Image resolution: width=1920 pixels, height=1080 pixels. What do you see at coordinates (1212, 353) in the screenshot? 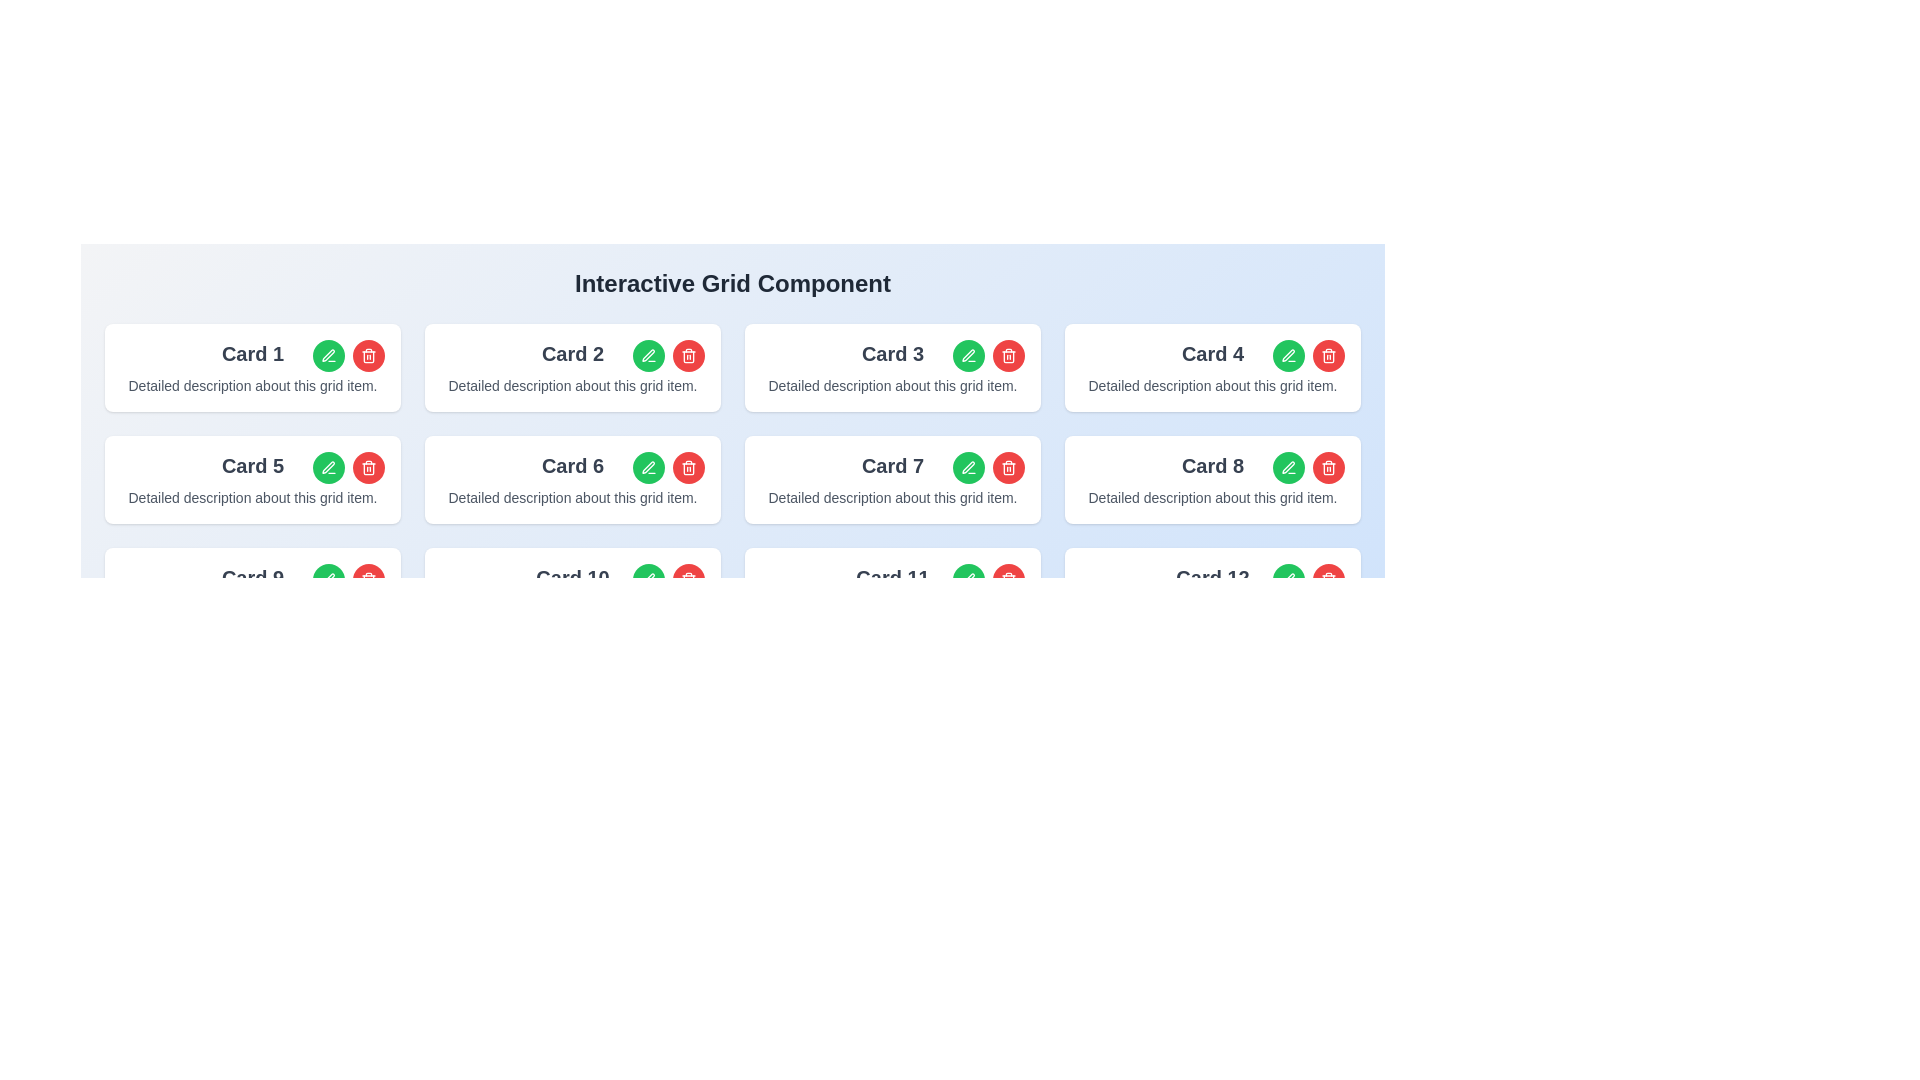
I see `the title text of 'Card 4', which serves as a quick identifier for the card's content, located at the top-center of the card in the second row and fourth column of the grid layout` at bounding box center [1212, 353].